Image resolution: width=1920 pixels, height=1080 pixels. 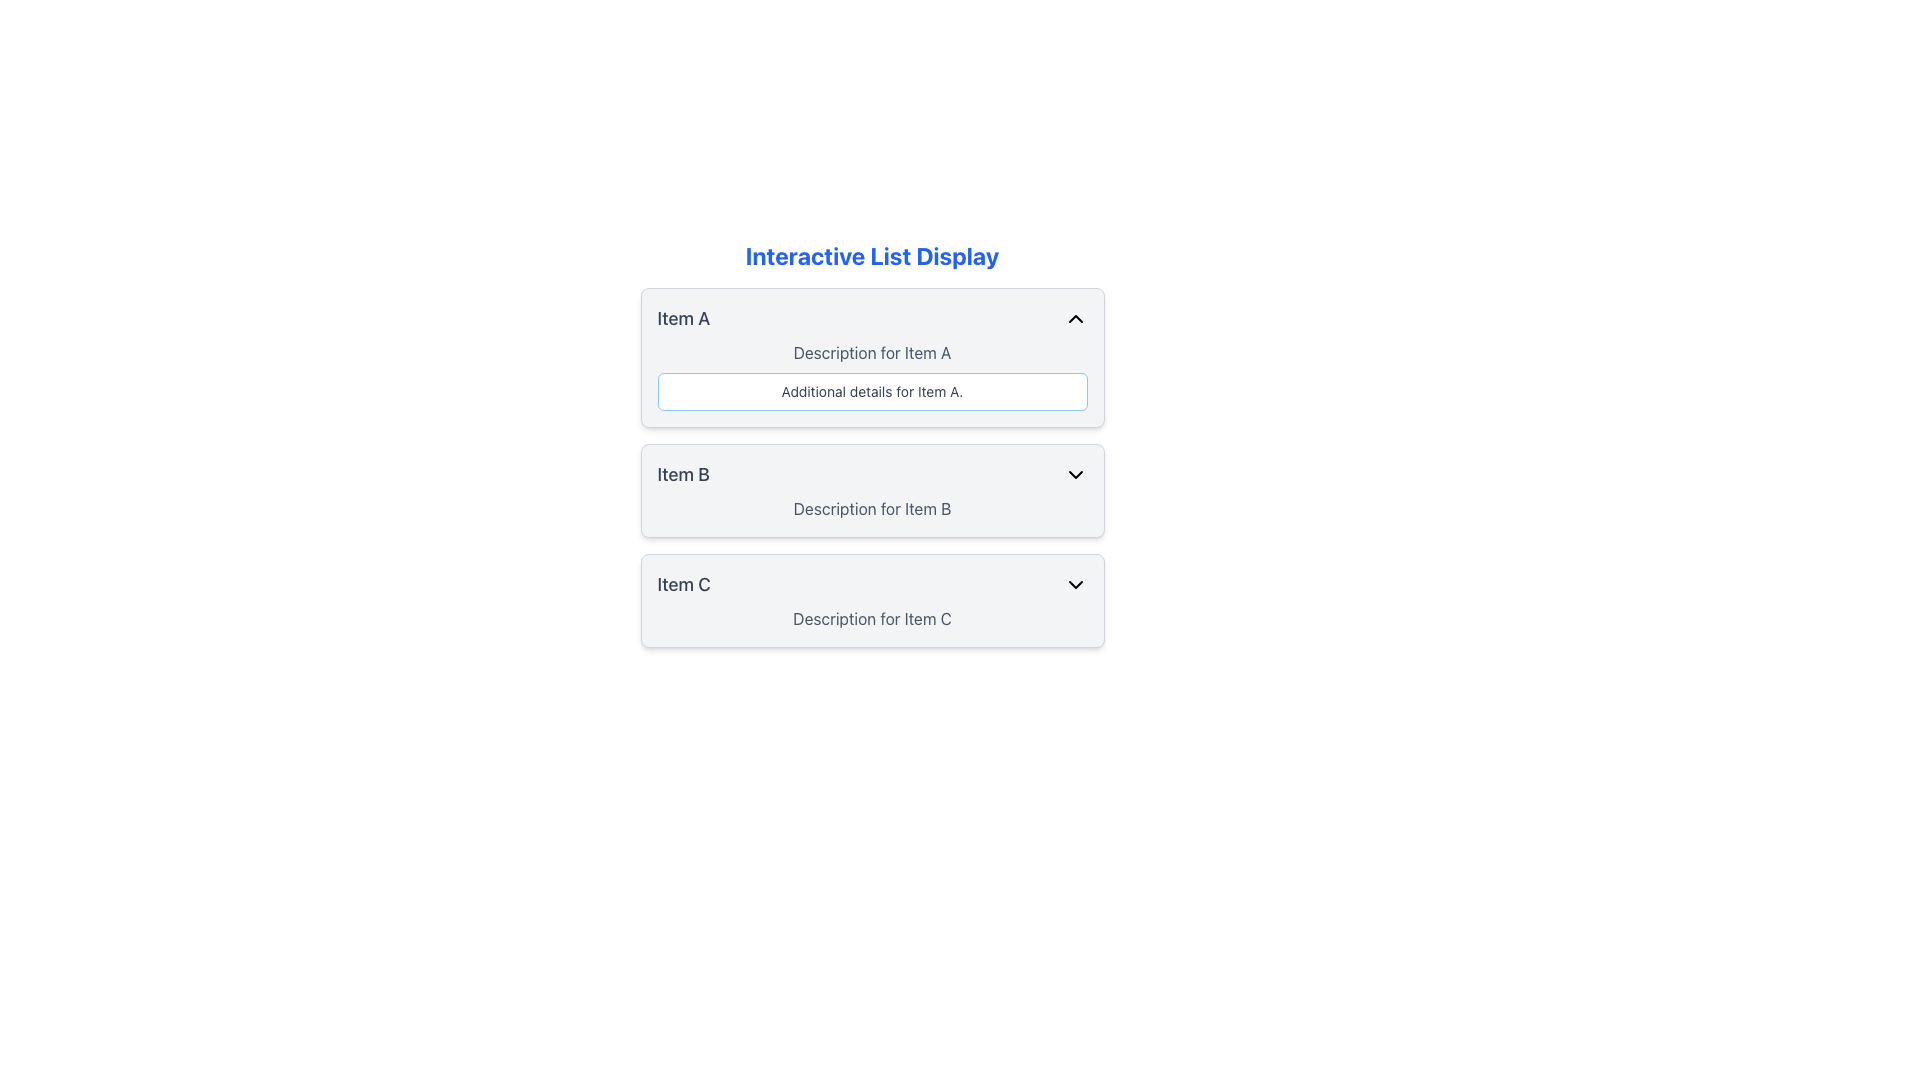 I want to click on the chevron icon for 'Item C', so click(x=1074, y=585).